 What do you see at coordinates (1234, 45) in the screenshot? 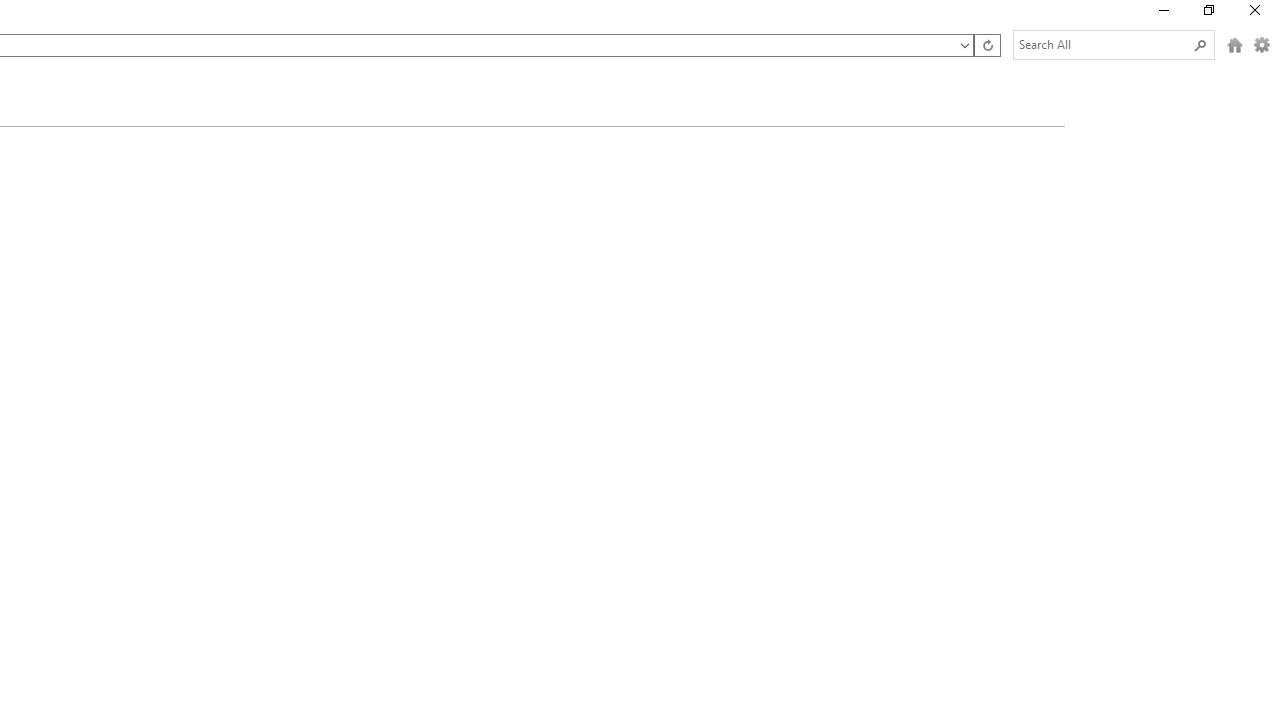
I see `'HomeButtonToolbar'` at bounding box center [1234, 45].